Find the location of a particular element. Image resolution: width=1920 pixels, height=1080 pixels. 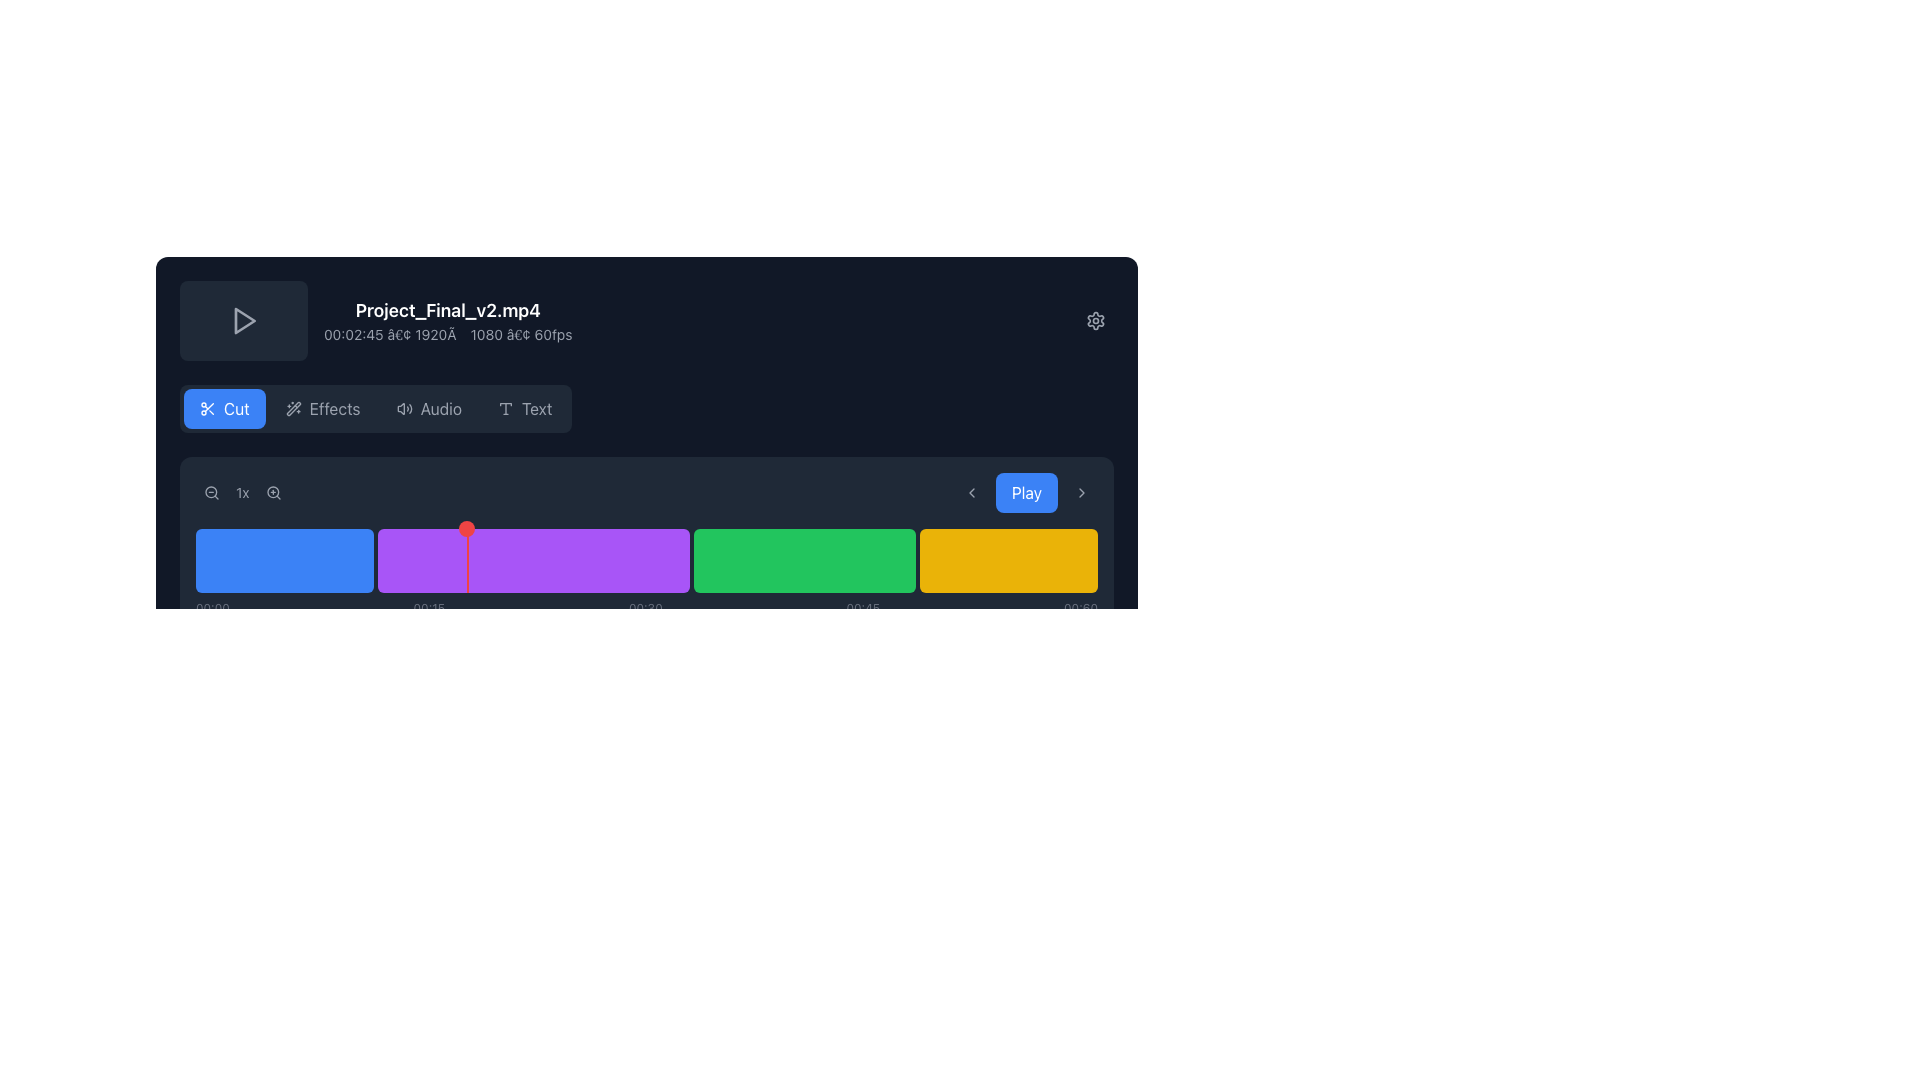

the compact right-pointing chevron icon, styled in light gray is located at coordinates (1080, 493).